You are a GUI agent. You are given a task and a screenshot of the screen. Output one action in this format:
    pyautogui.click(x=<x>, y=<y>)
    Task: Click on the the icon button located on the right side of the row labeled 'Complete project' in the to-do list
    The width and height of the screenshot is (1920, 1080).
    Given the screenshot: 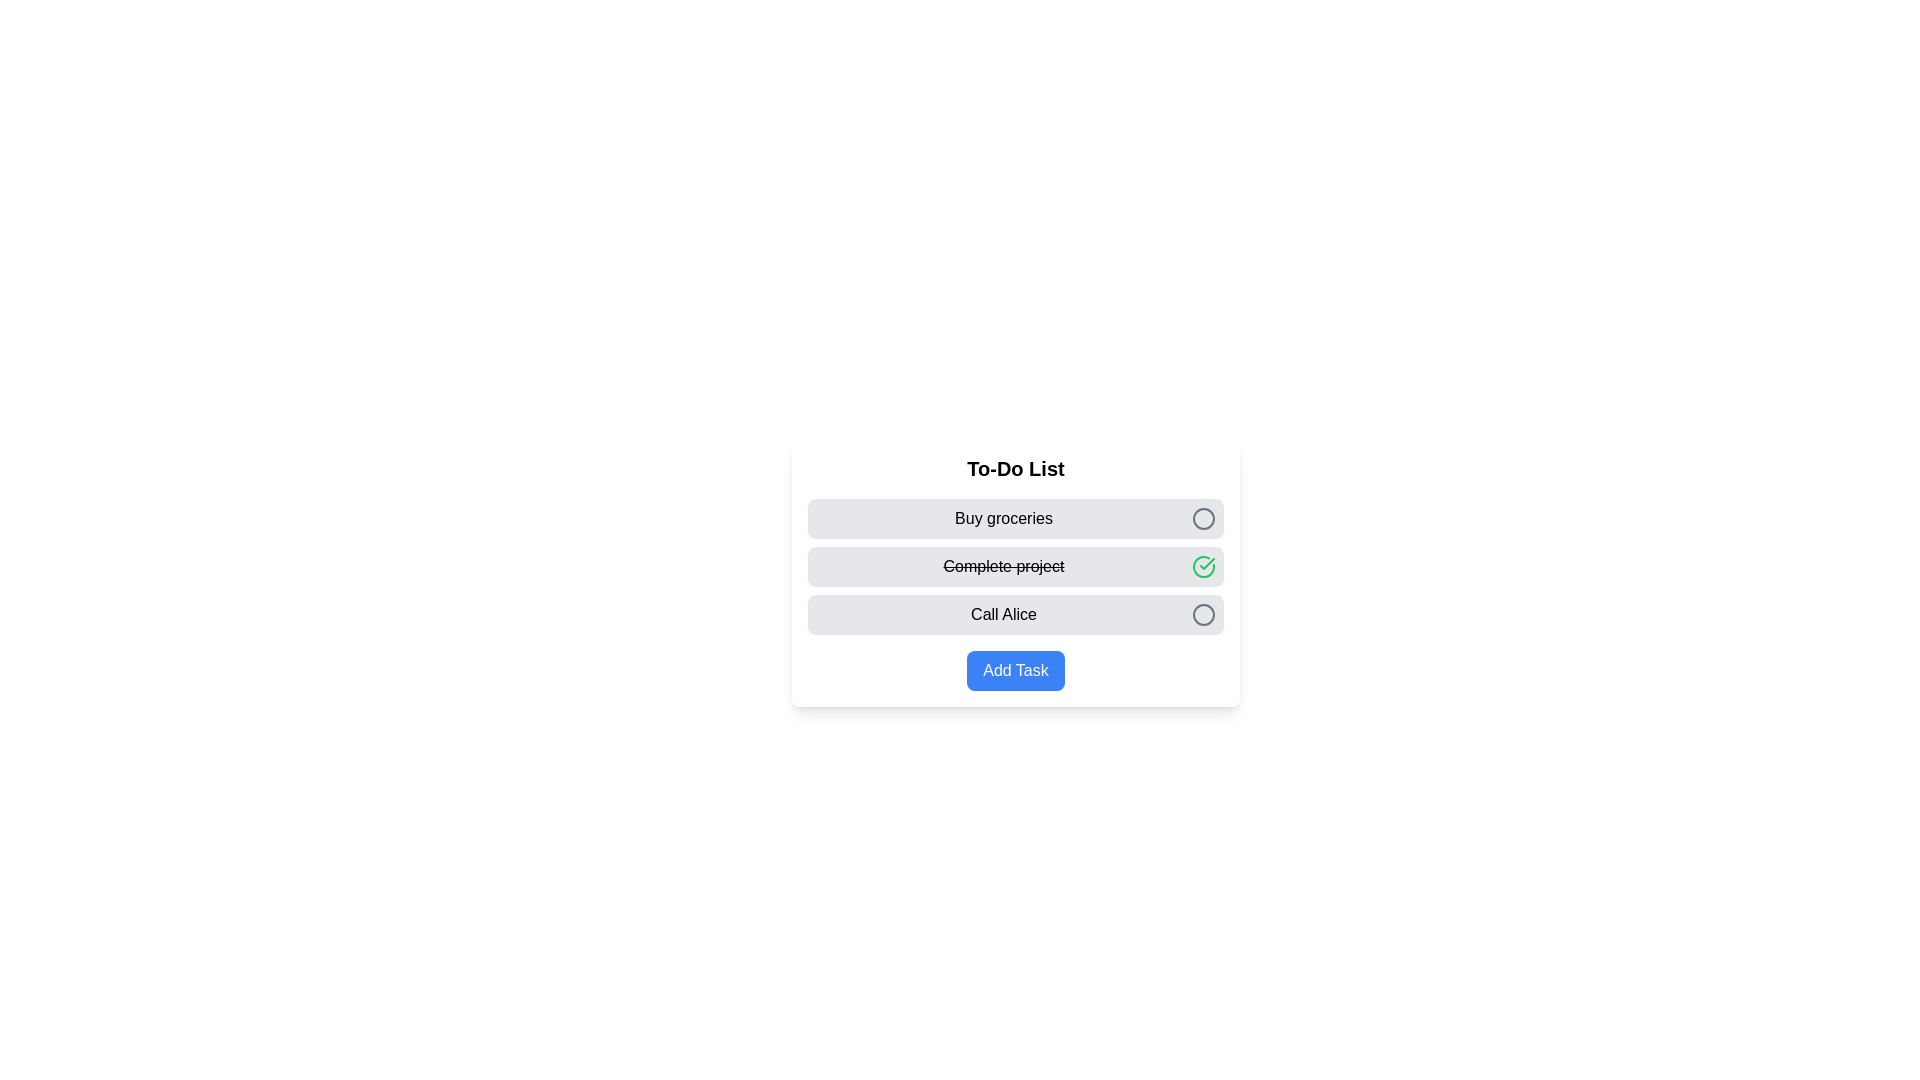 What is the action you would take?
    pyautogui.click(x=1203, y=567)
    